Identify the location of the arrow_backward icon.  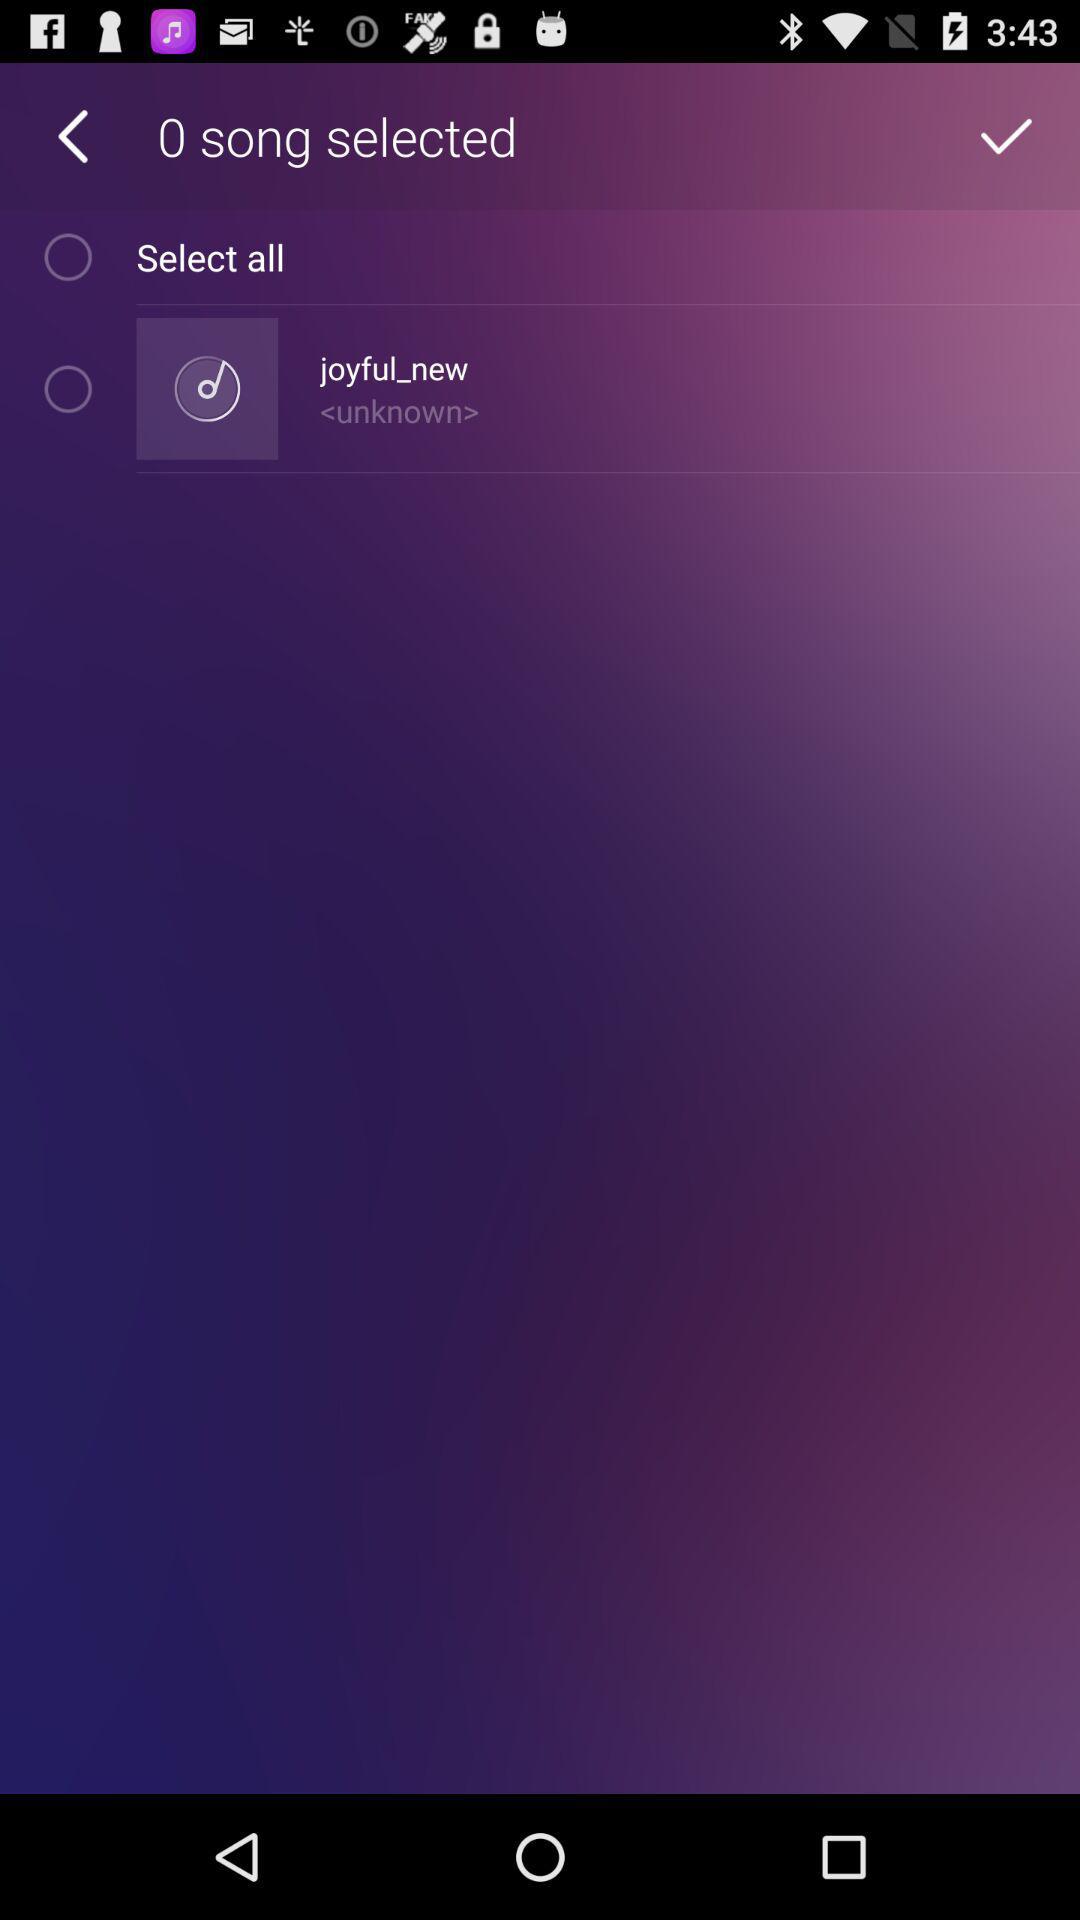
(72, 145).